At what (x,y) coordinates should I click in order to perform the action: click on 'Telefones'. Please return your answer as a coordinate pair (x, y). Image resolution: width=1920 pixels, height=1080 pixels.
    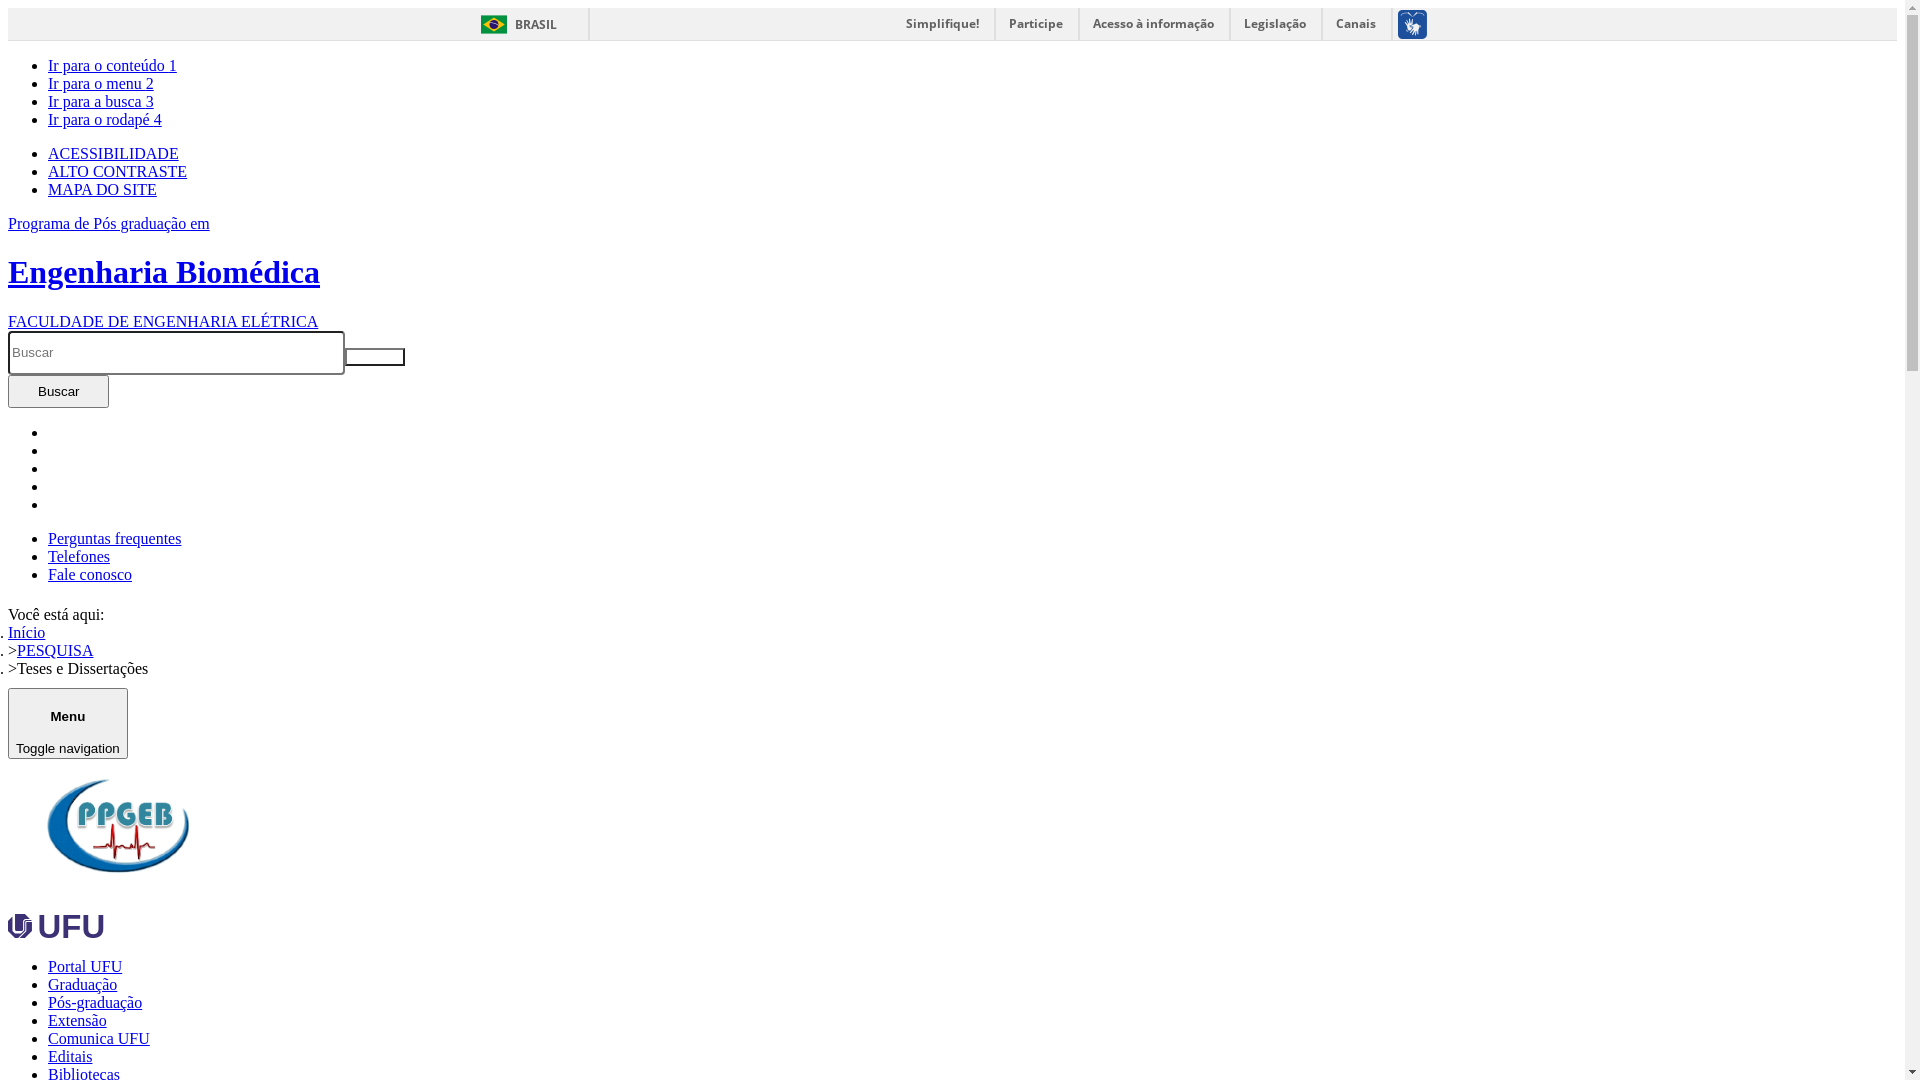
    Looking at the image, I should click on (48, 556).